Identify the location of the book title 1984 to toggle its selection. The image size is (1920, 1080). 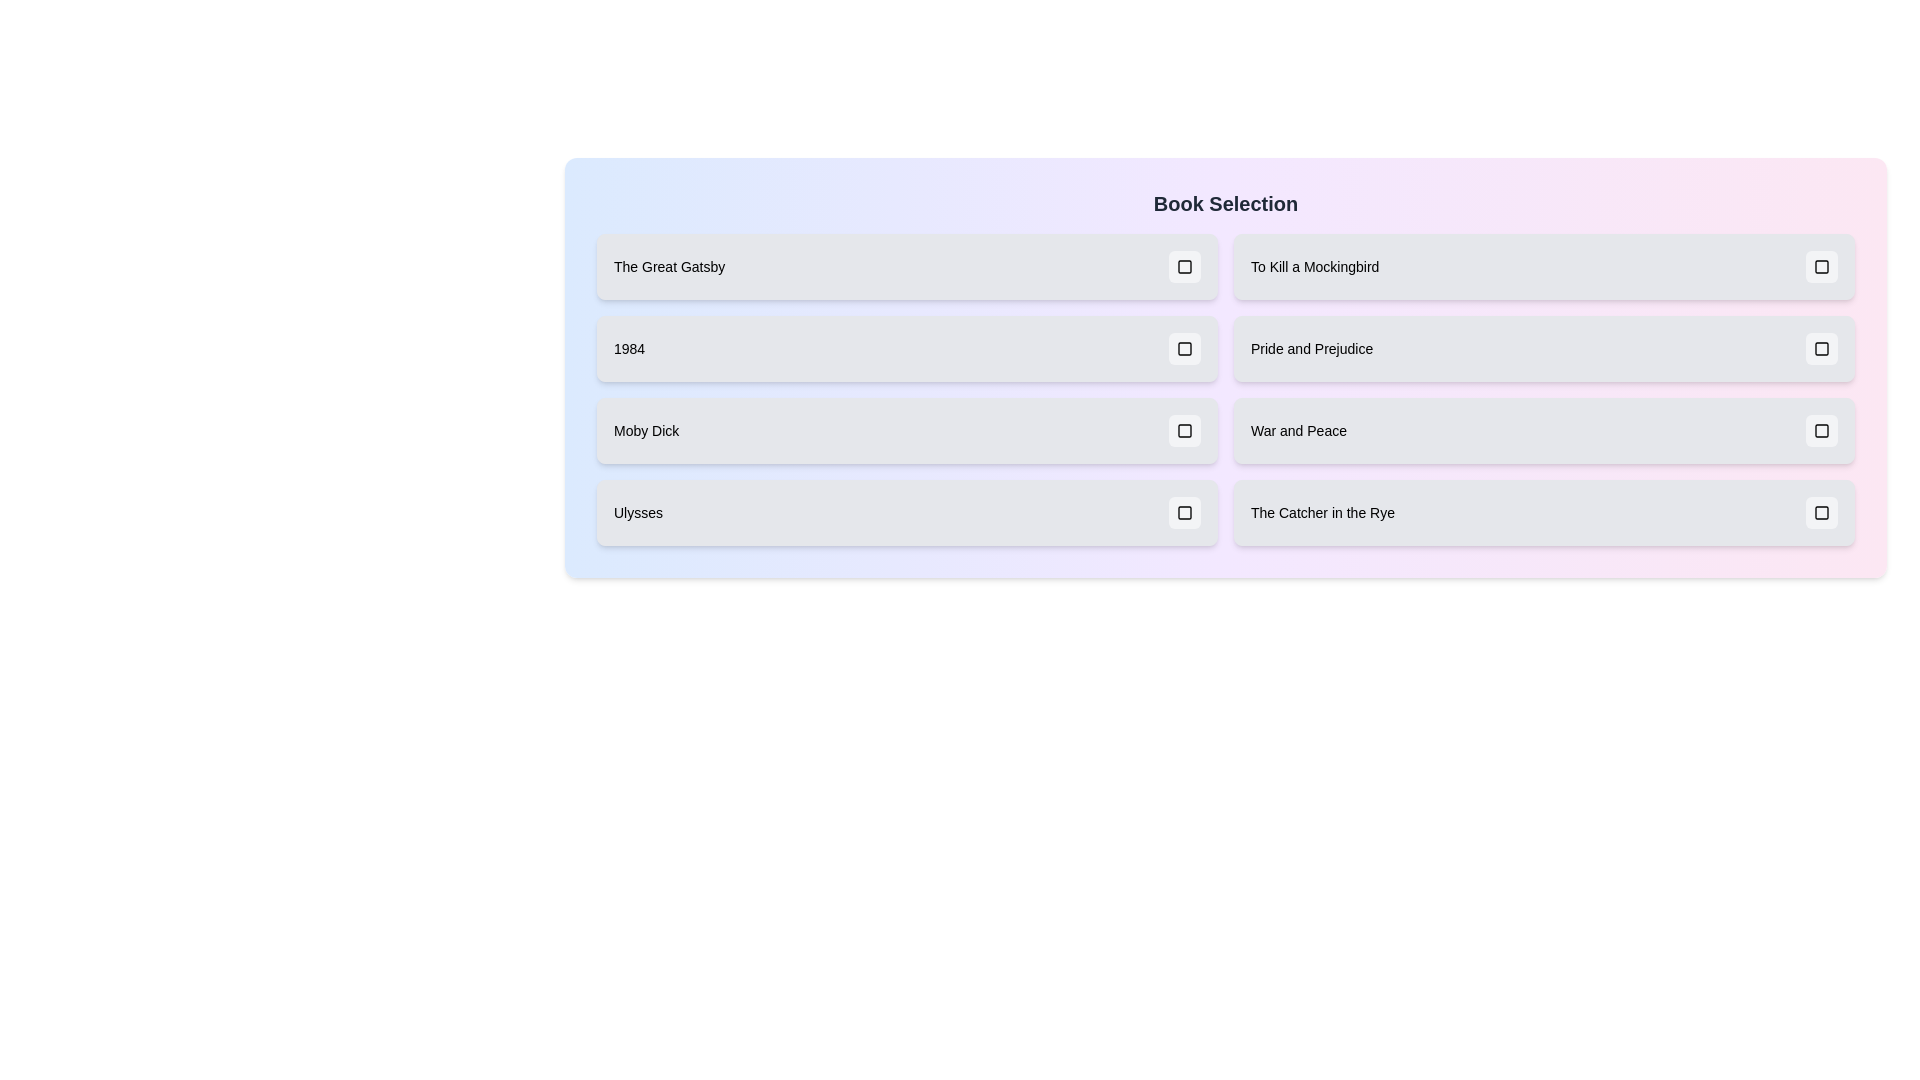
(906, 347).